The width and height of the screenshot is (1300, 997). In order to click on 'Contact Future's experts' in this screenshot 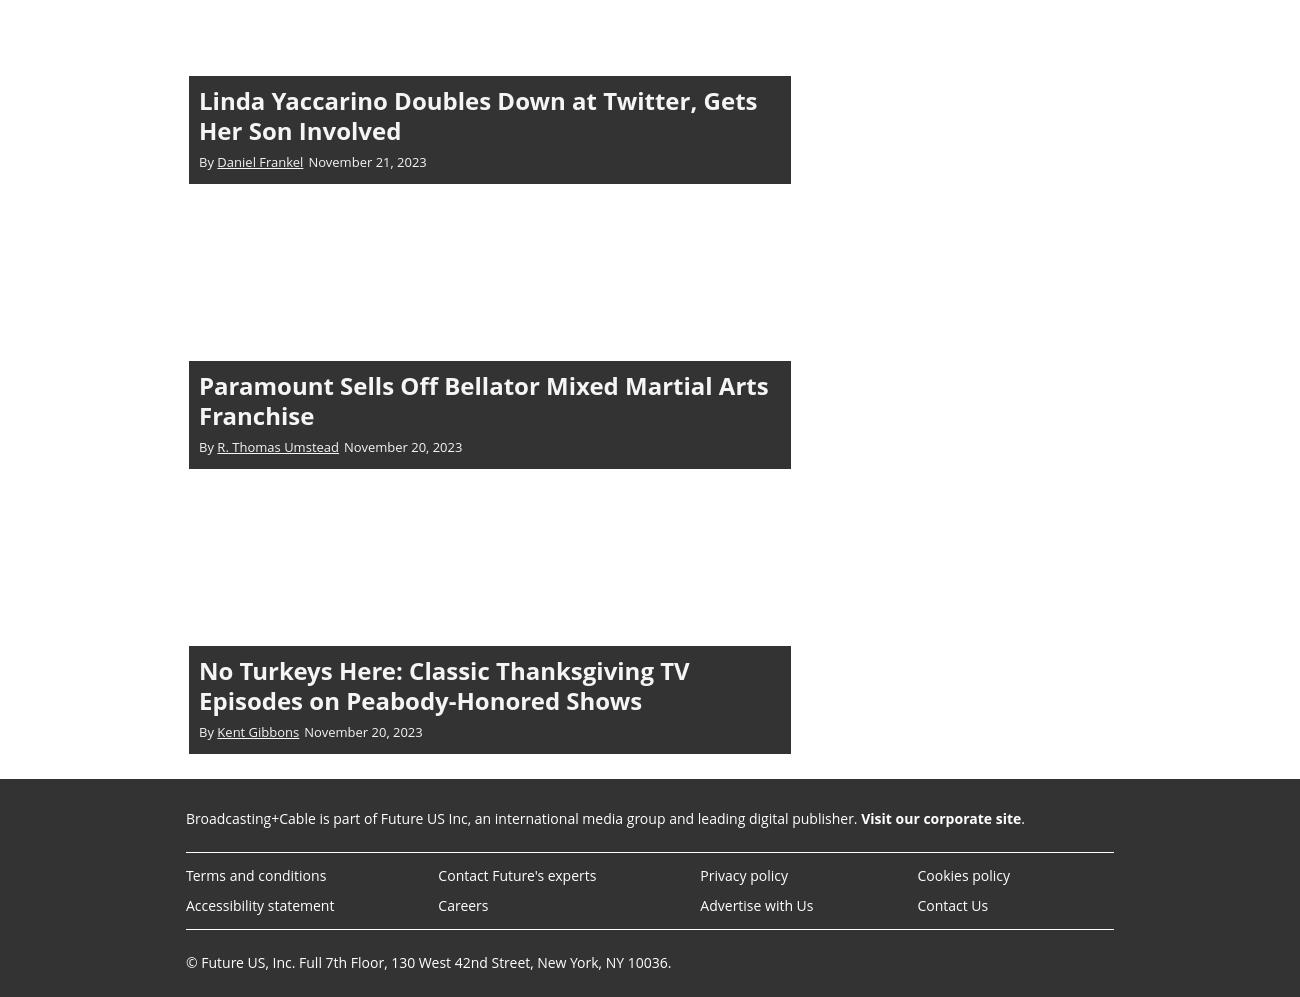, I will do `click(517, 874)`.